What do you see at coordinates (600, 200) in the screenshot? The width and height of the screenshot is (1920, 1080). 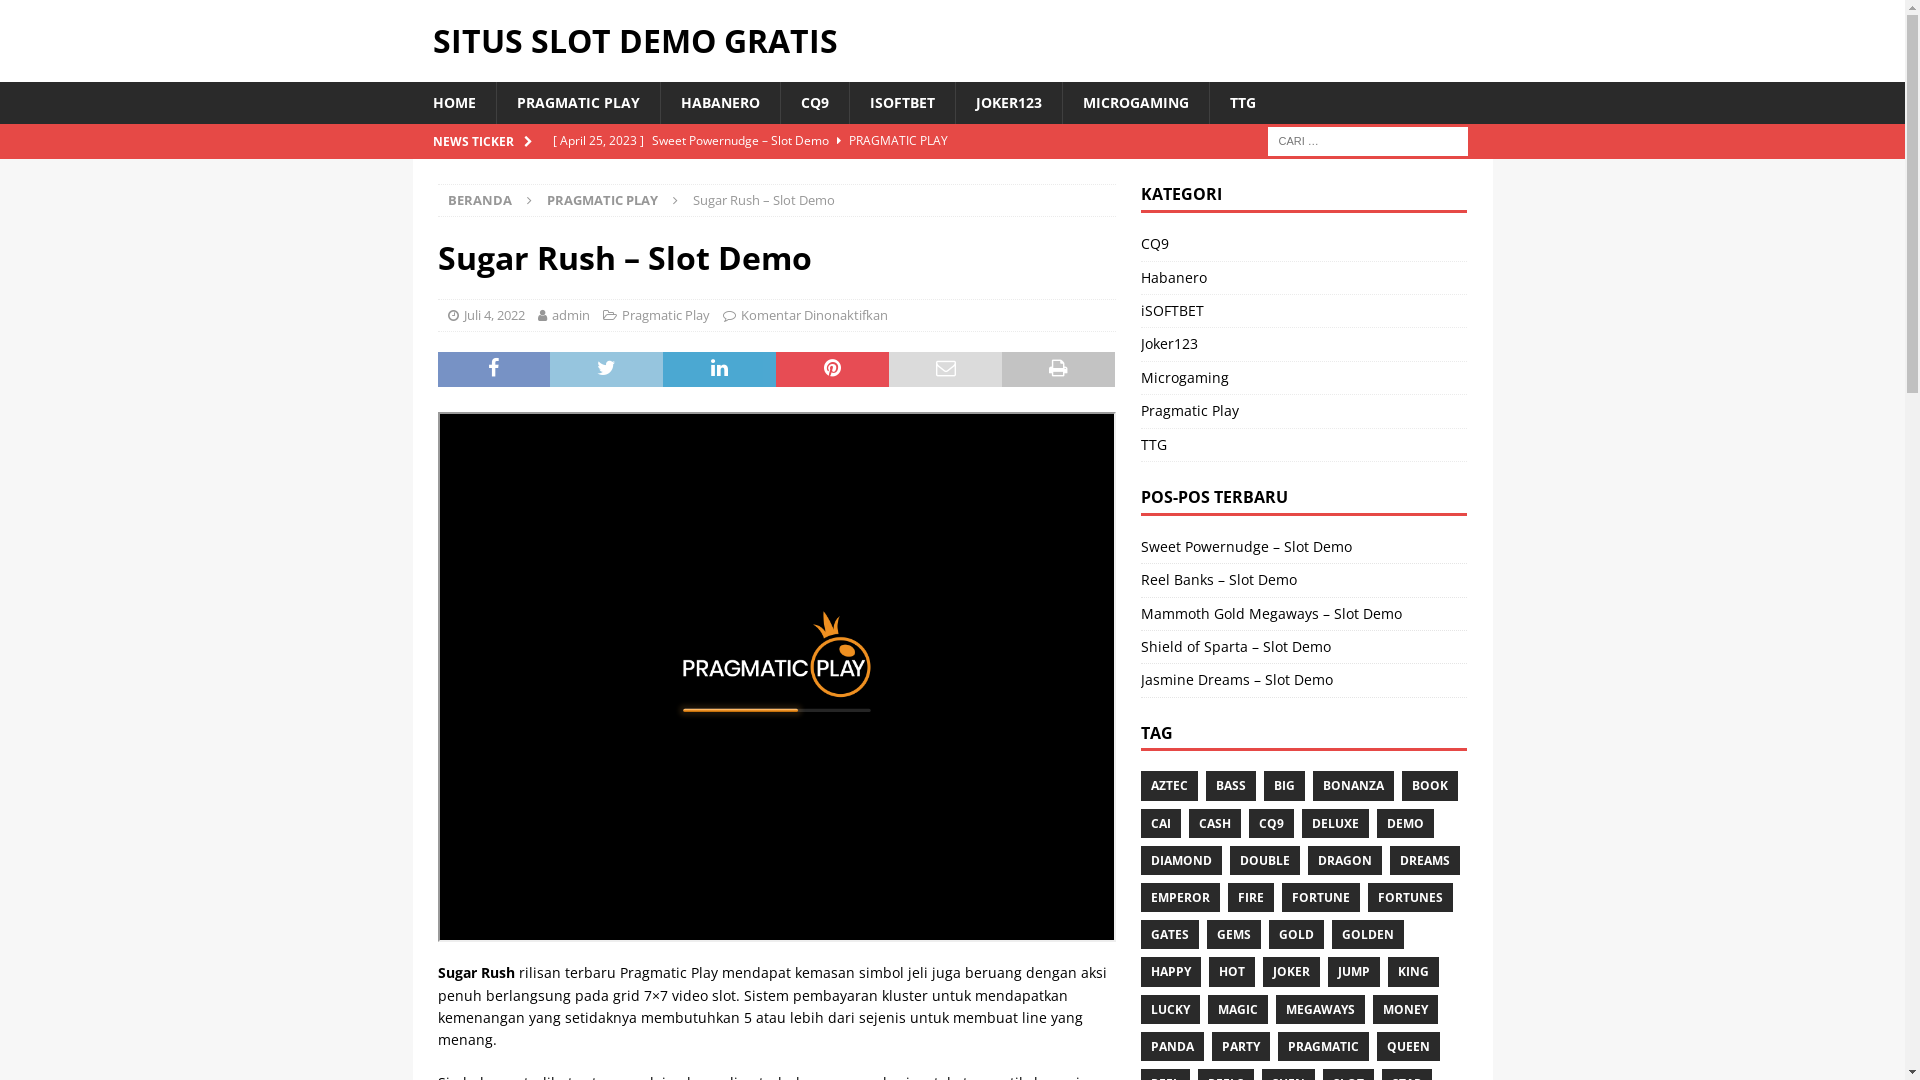 I see `'PRAGMATIC PLAY'` at bounding box center [600, 200].